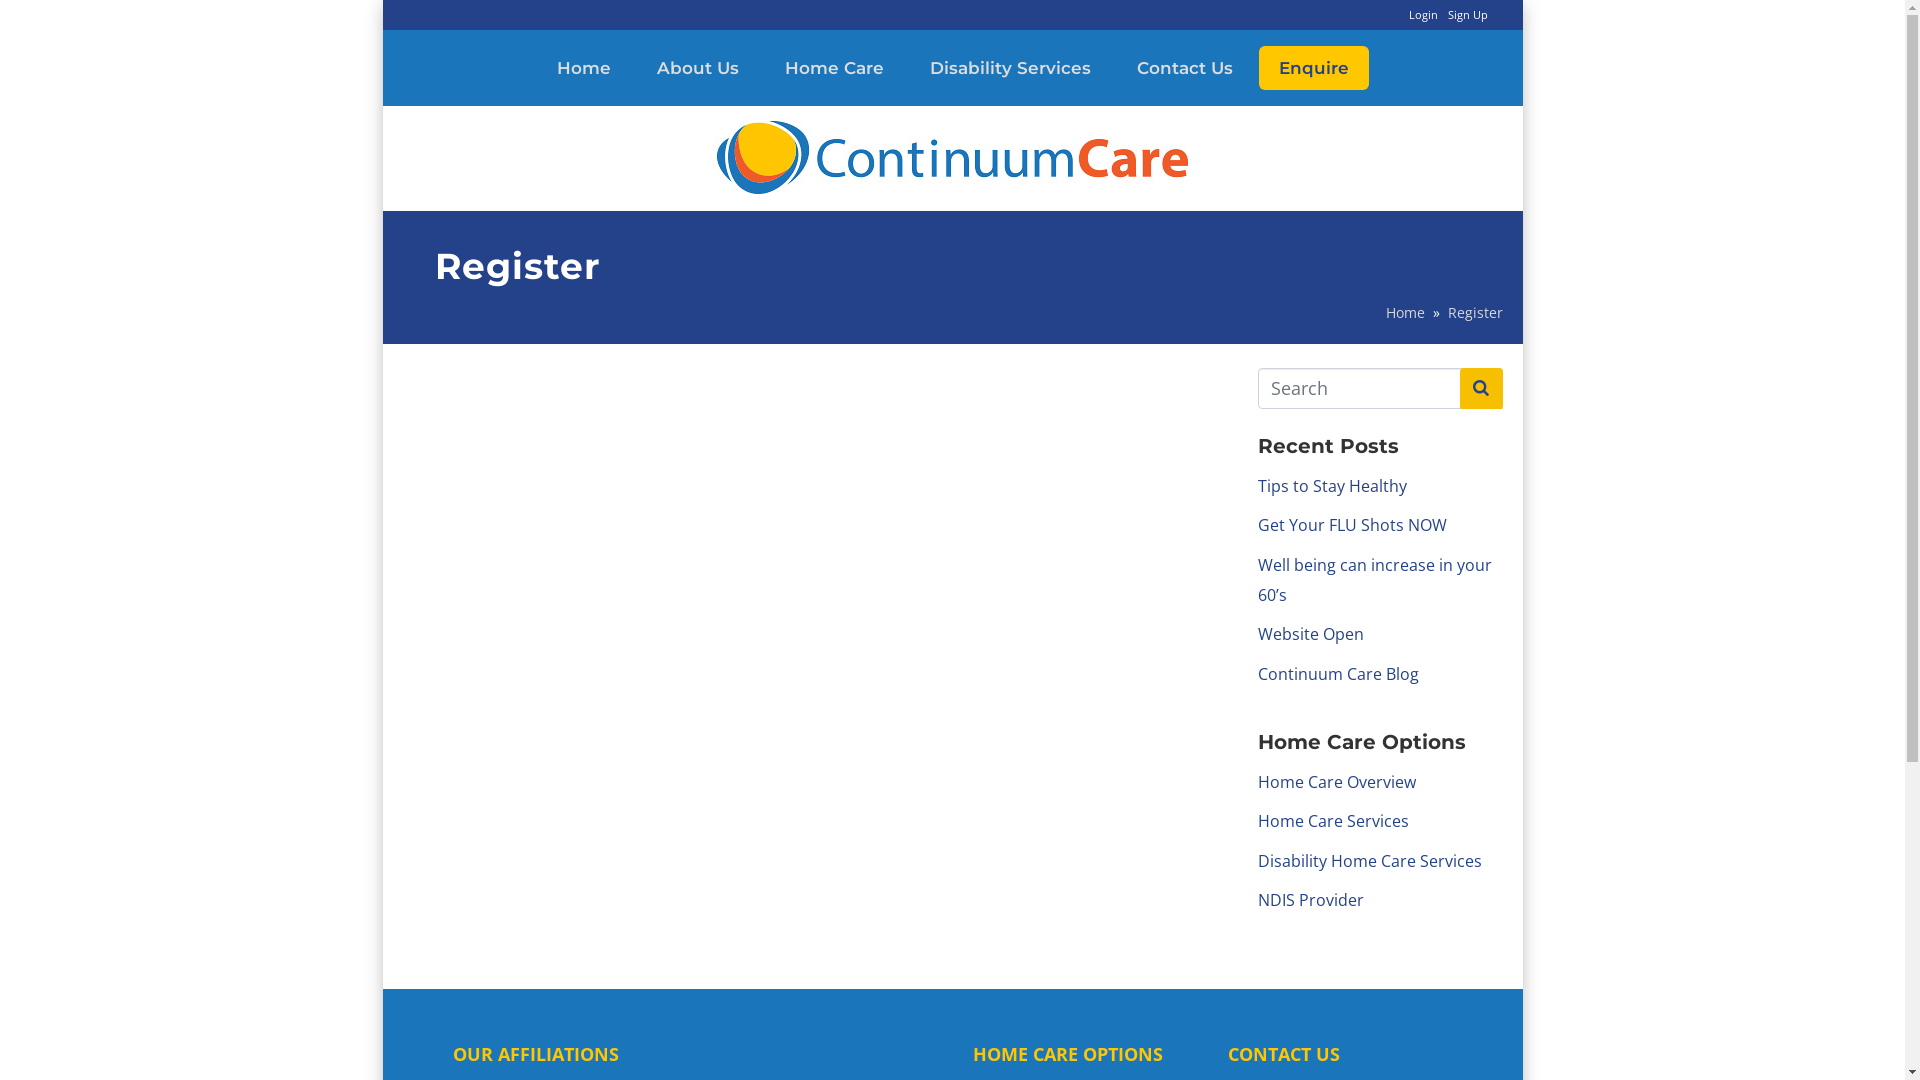 This screenshot has height=1080, width=1920. Describe the element at coordinates (1010, 67) in the screenshot. I see `'Disability Services'` at that location.